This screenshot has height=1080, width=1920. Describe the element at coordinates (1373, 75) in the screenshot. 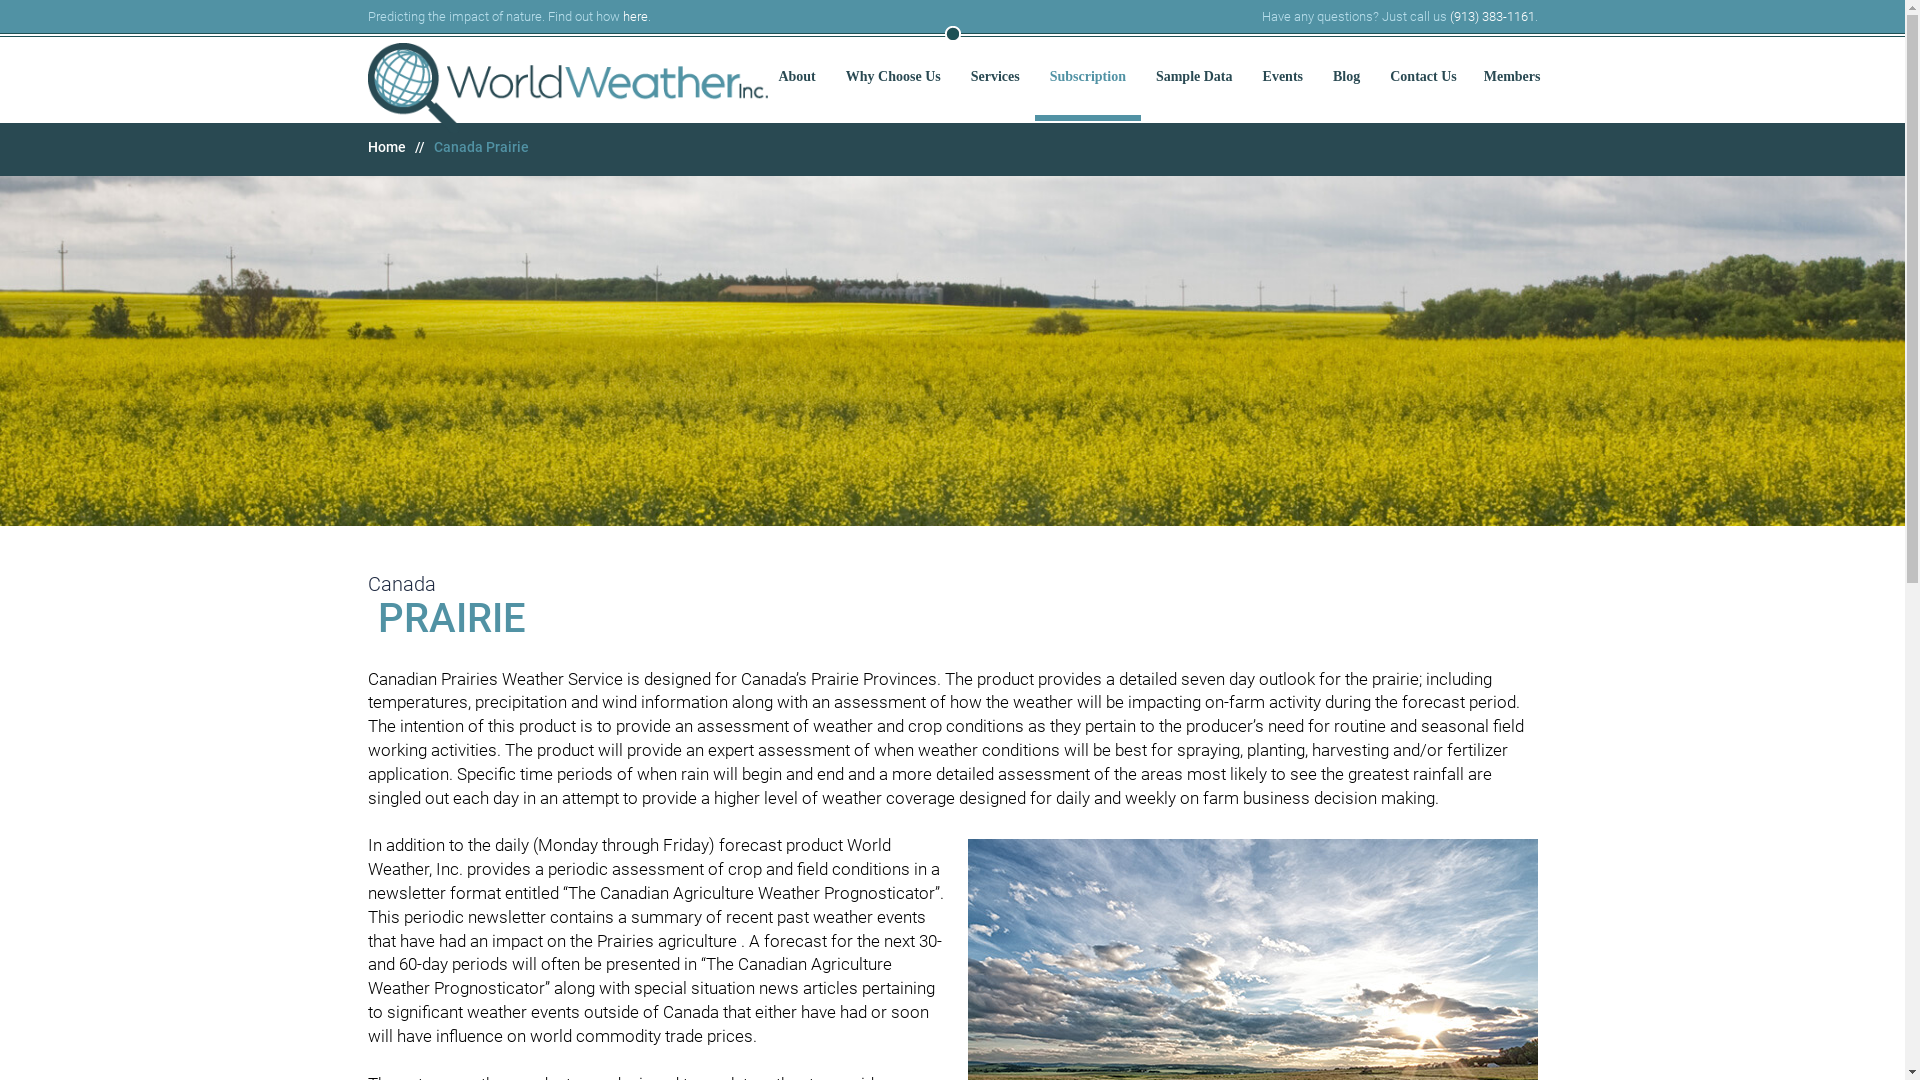

I see `'Contact Us'` at that location.